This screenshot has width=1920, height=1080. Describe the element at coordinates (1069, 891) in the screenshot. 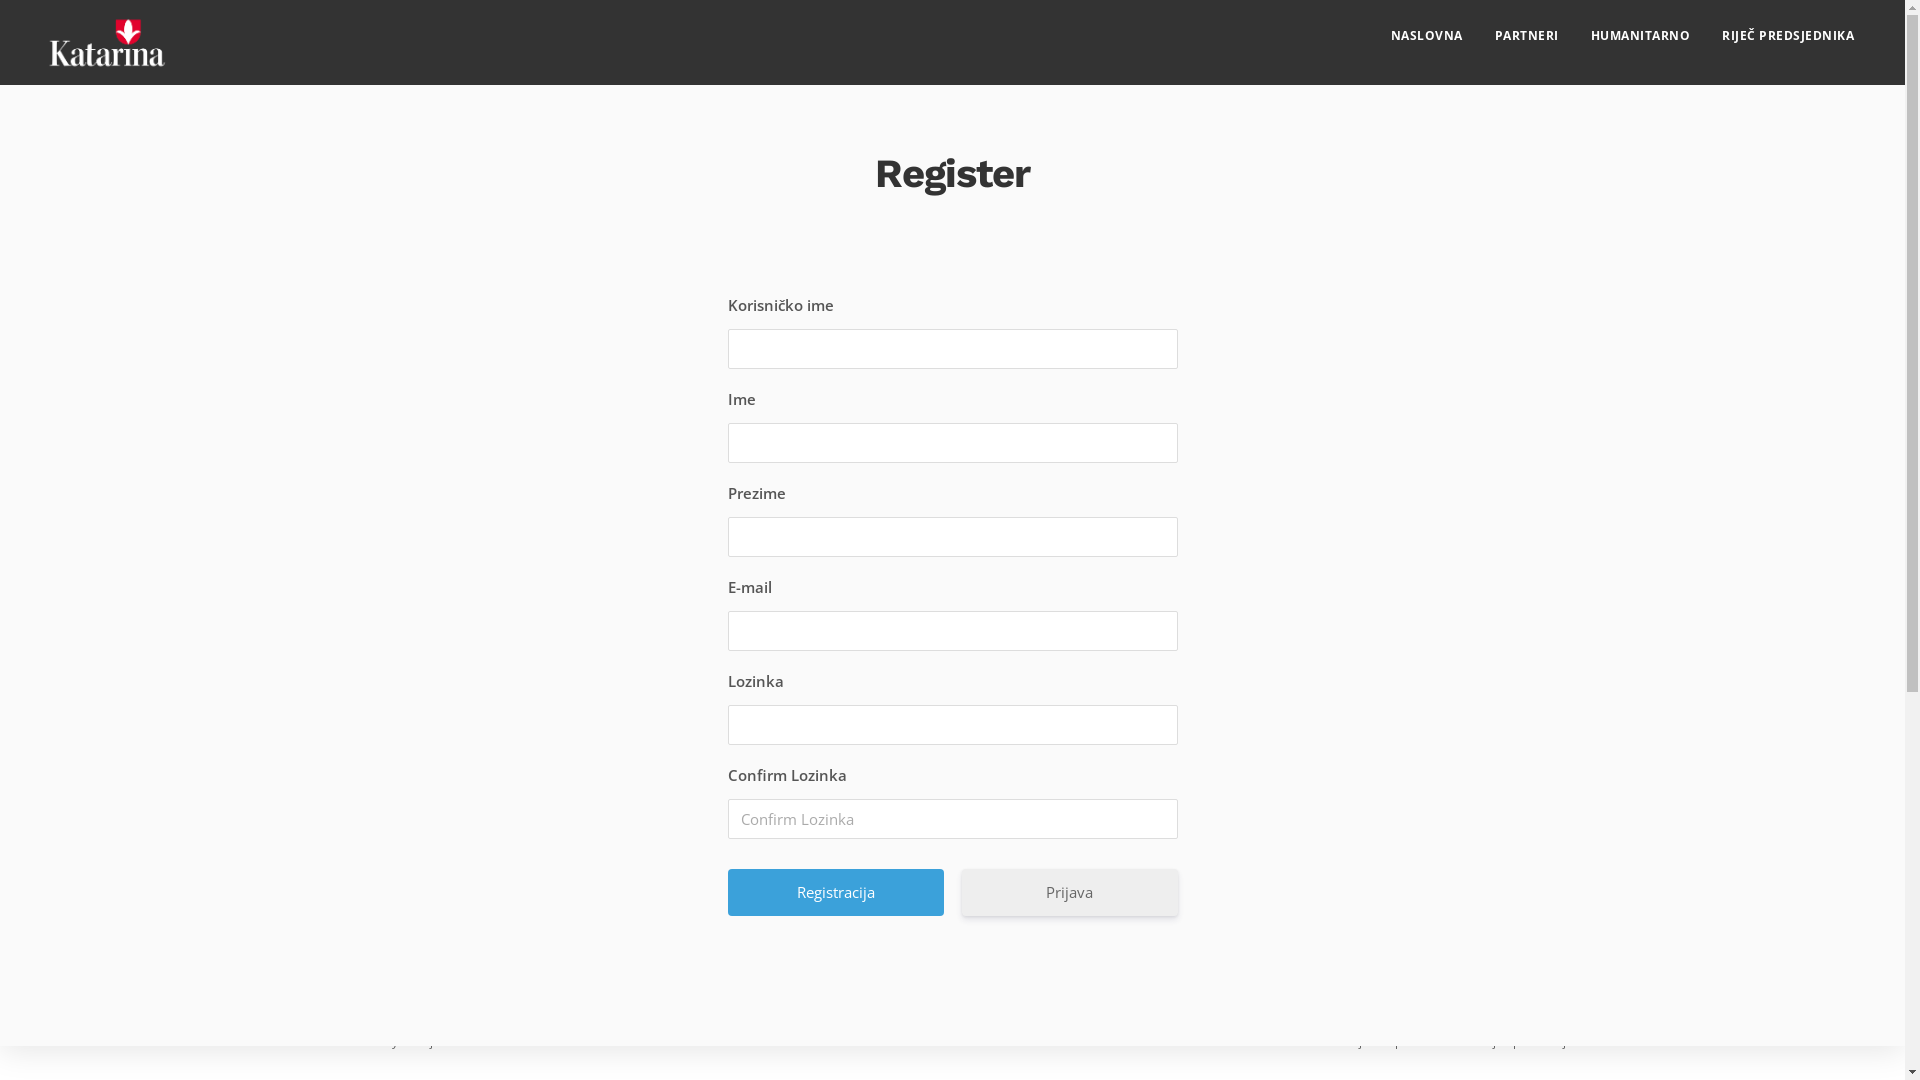

I see `'Prijava'` at that location.